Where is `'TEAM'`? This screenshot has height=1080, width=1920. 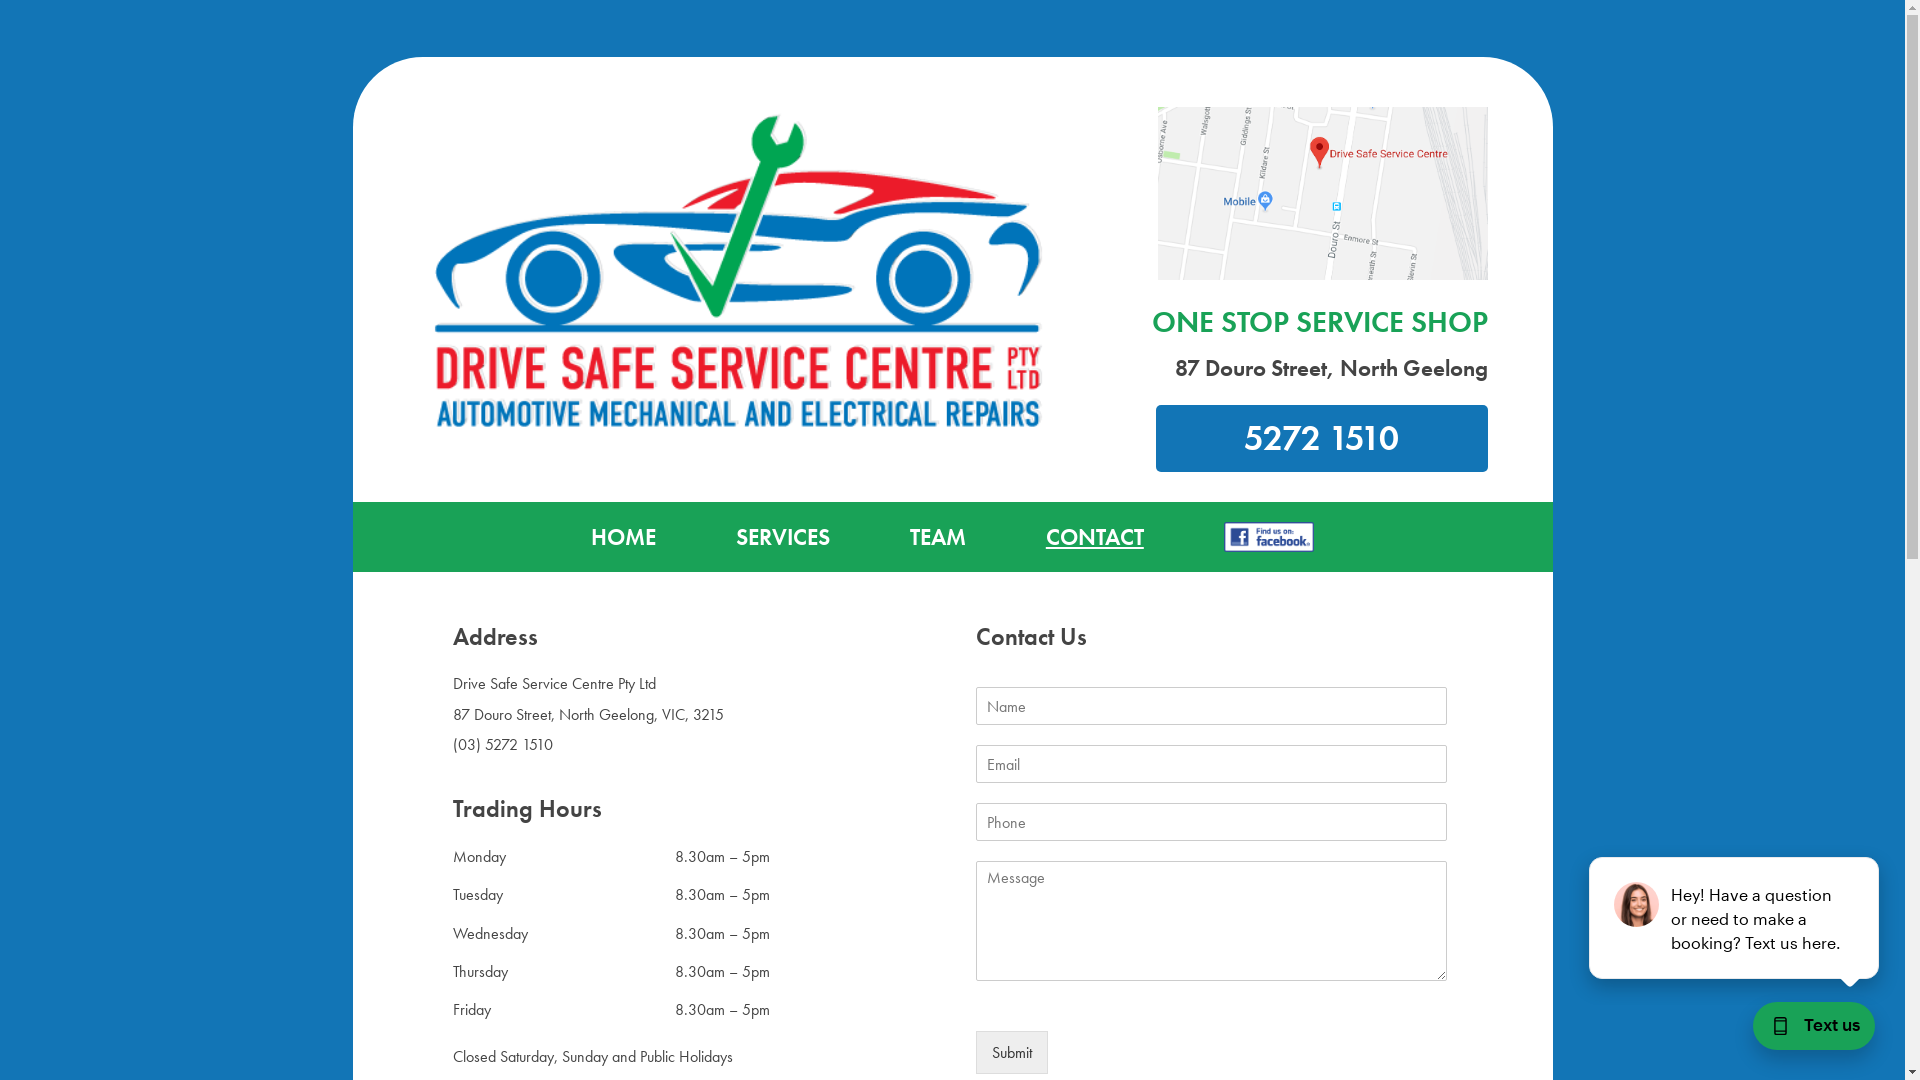 'TEAM' is located at coordinates (936, 535).